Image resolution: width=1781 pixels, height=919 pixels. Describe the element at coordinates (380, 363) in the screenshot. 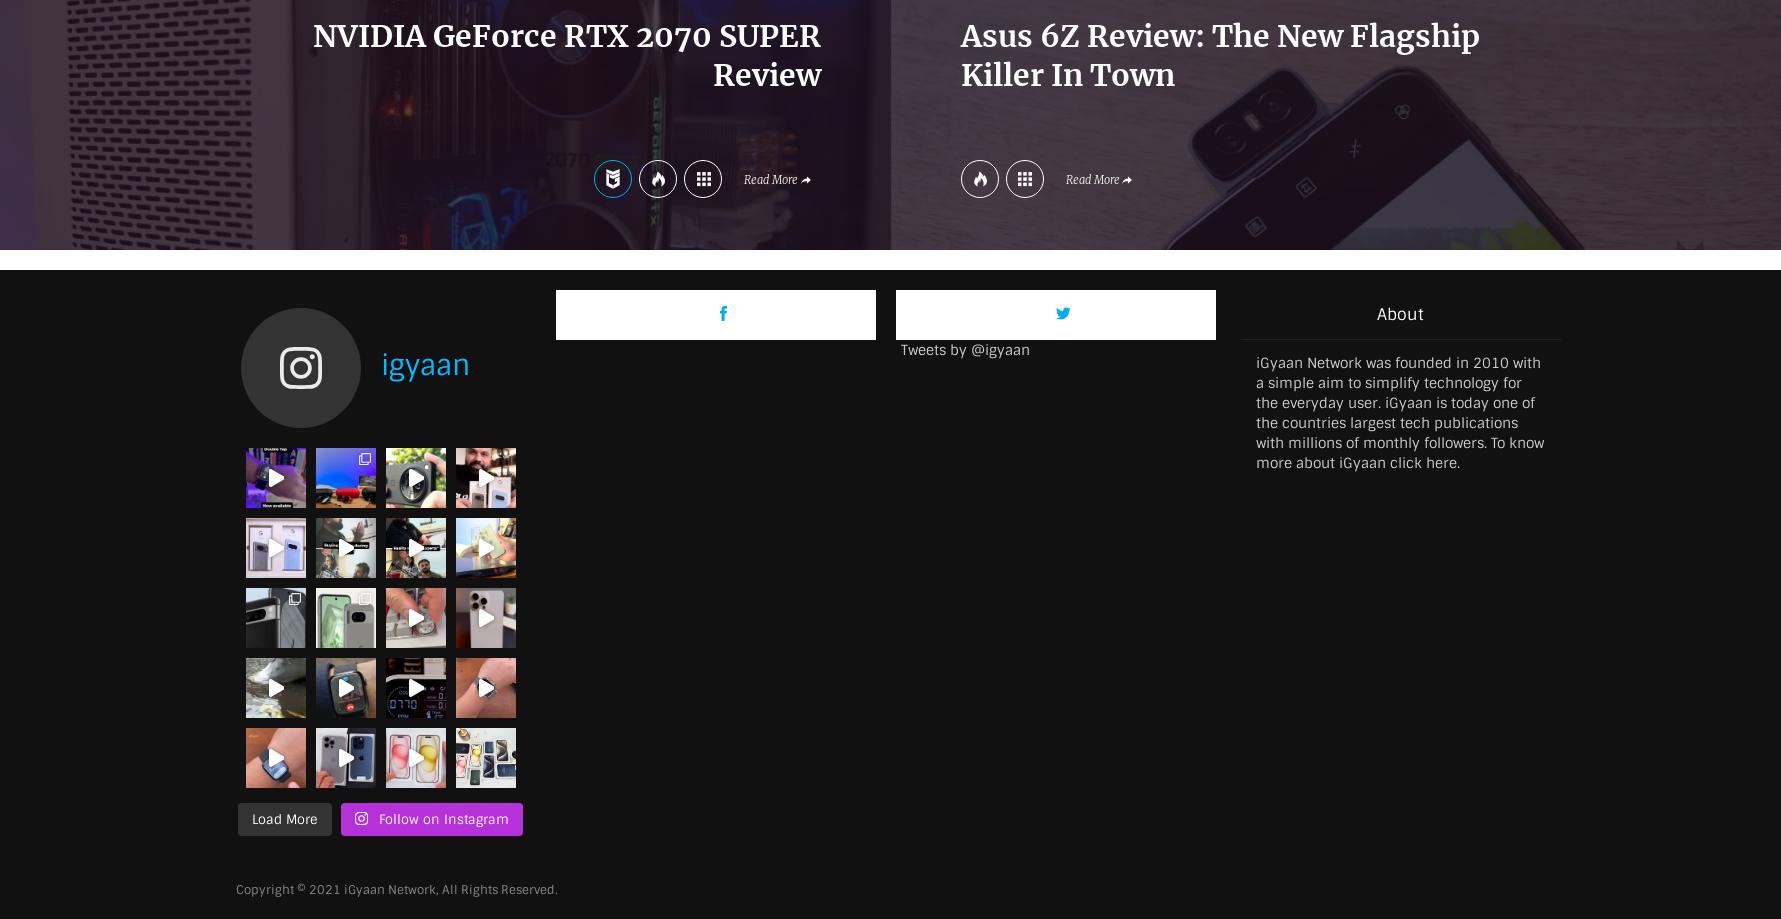

I see `'igyaan'` at that location.